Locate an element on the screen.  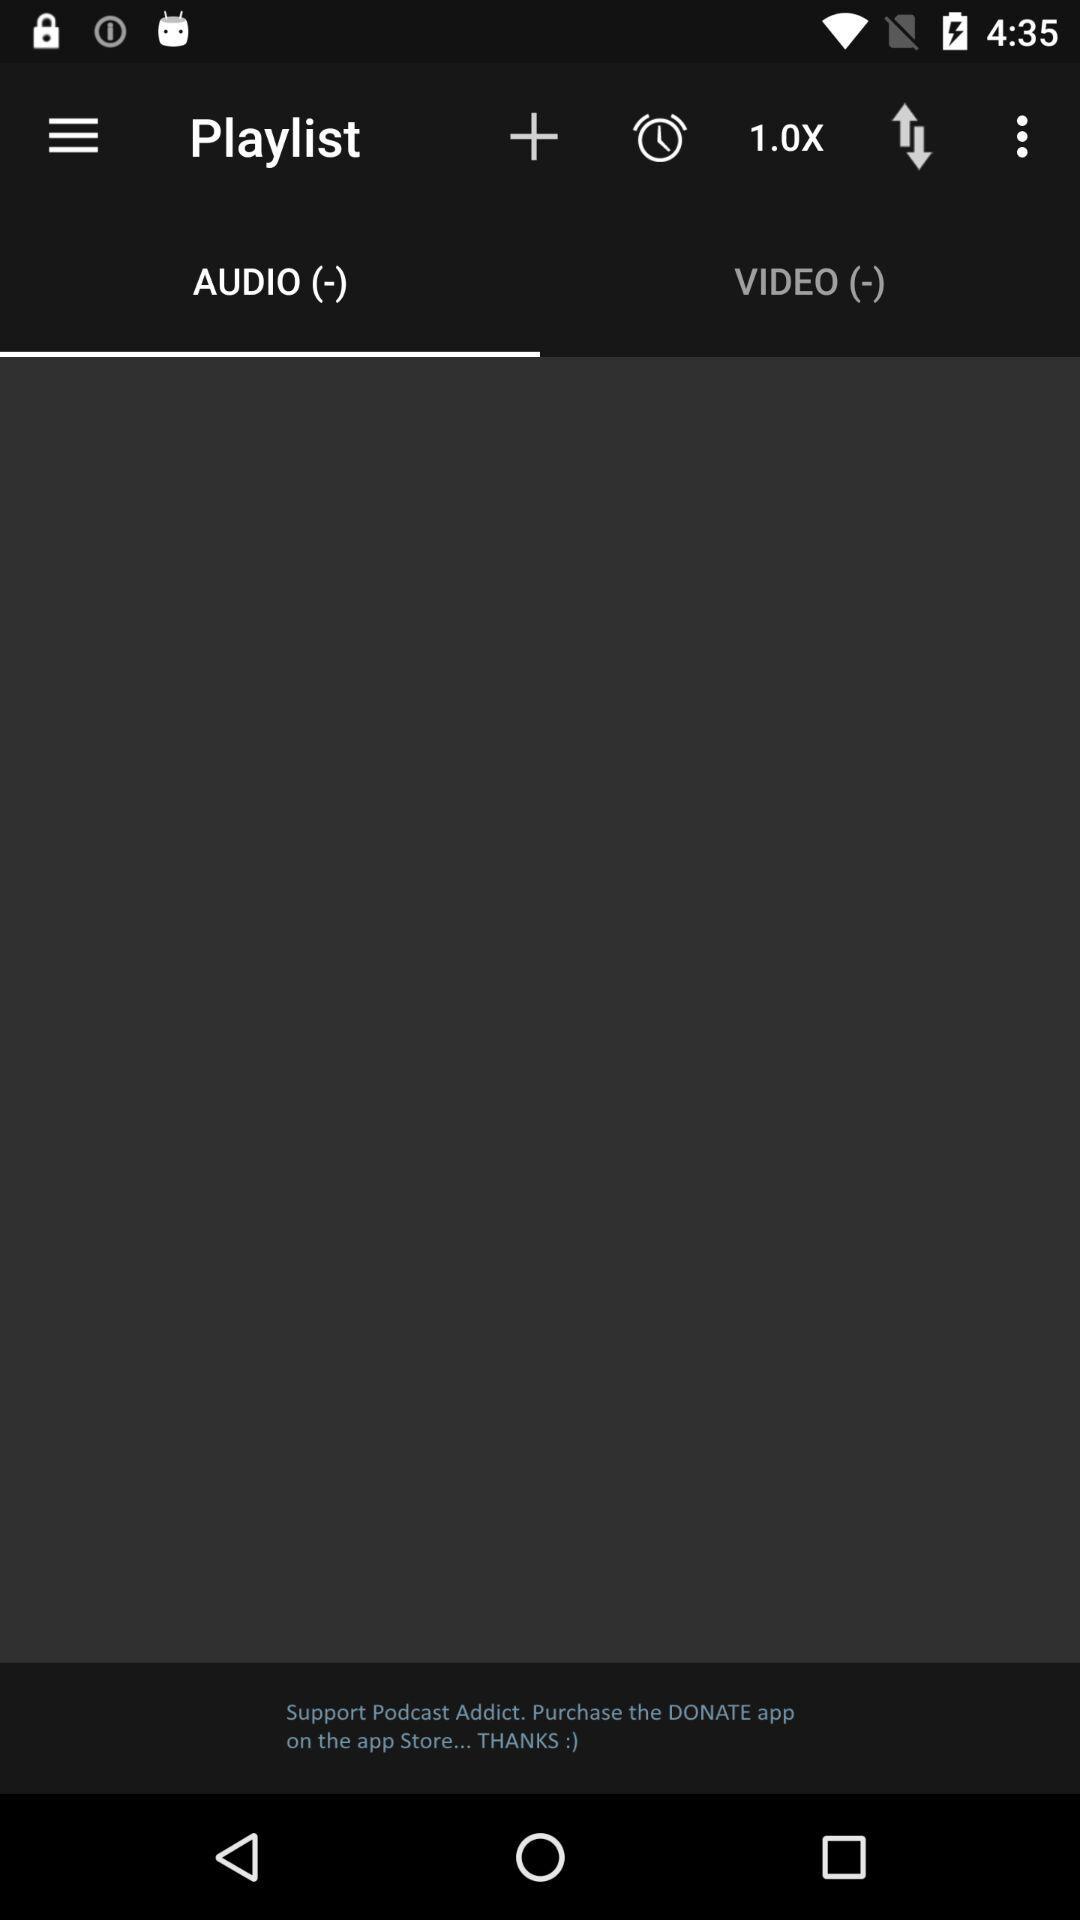
item below audio (-) item is located at coordinates (540, 1009).